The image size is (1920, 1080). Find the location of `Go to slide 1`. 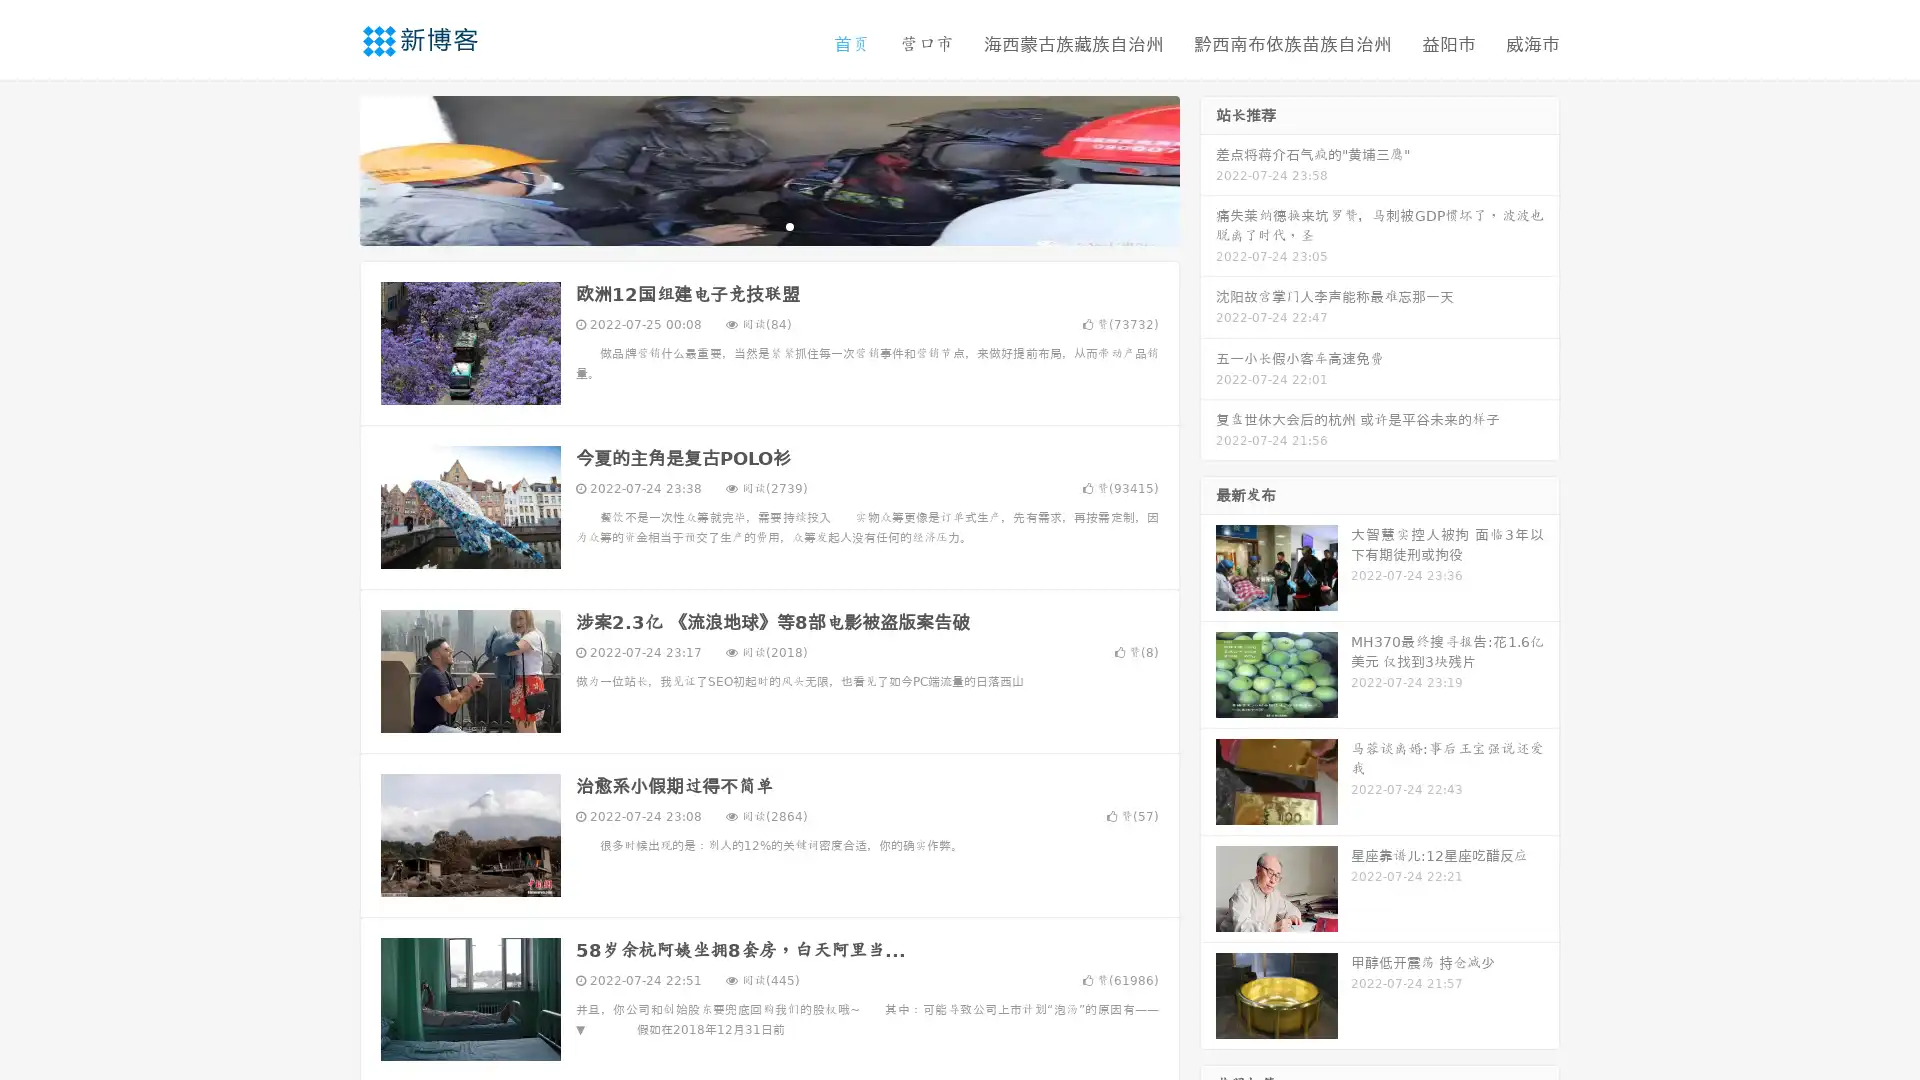

Go to slide 1 is located at coordinates (748, 225).